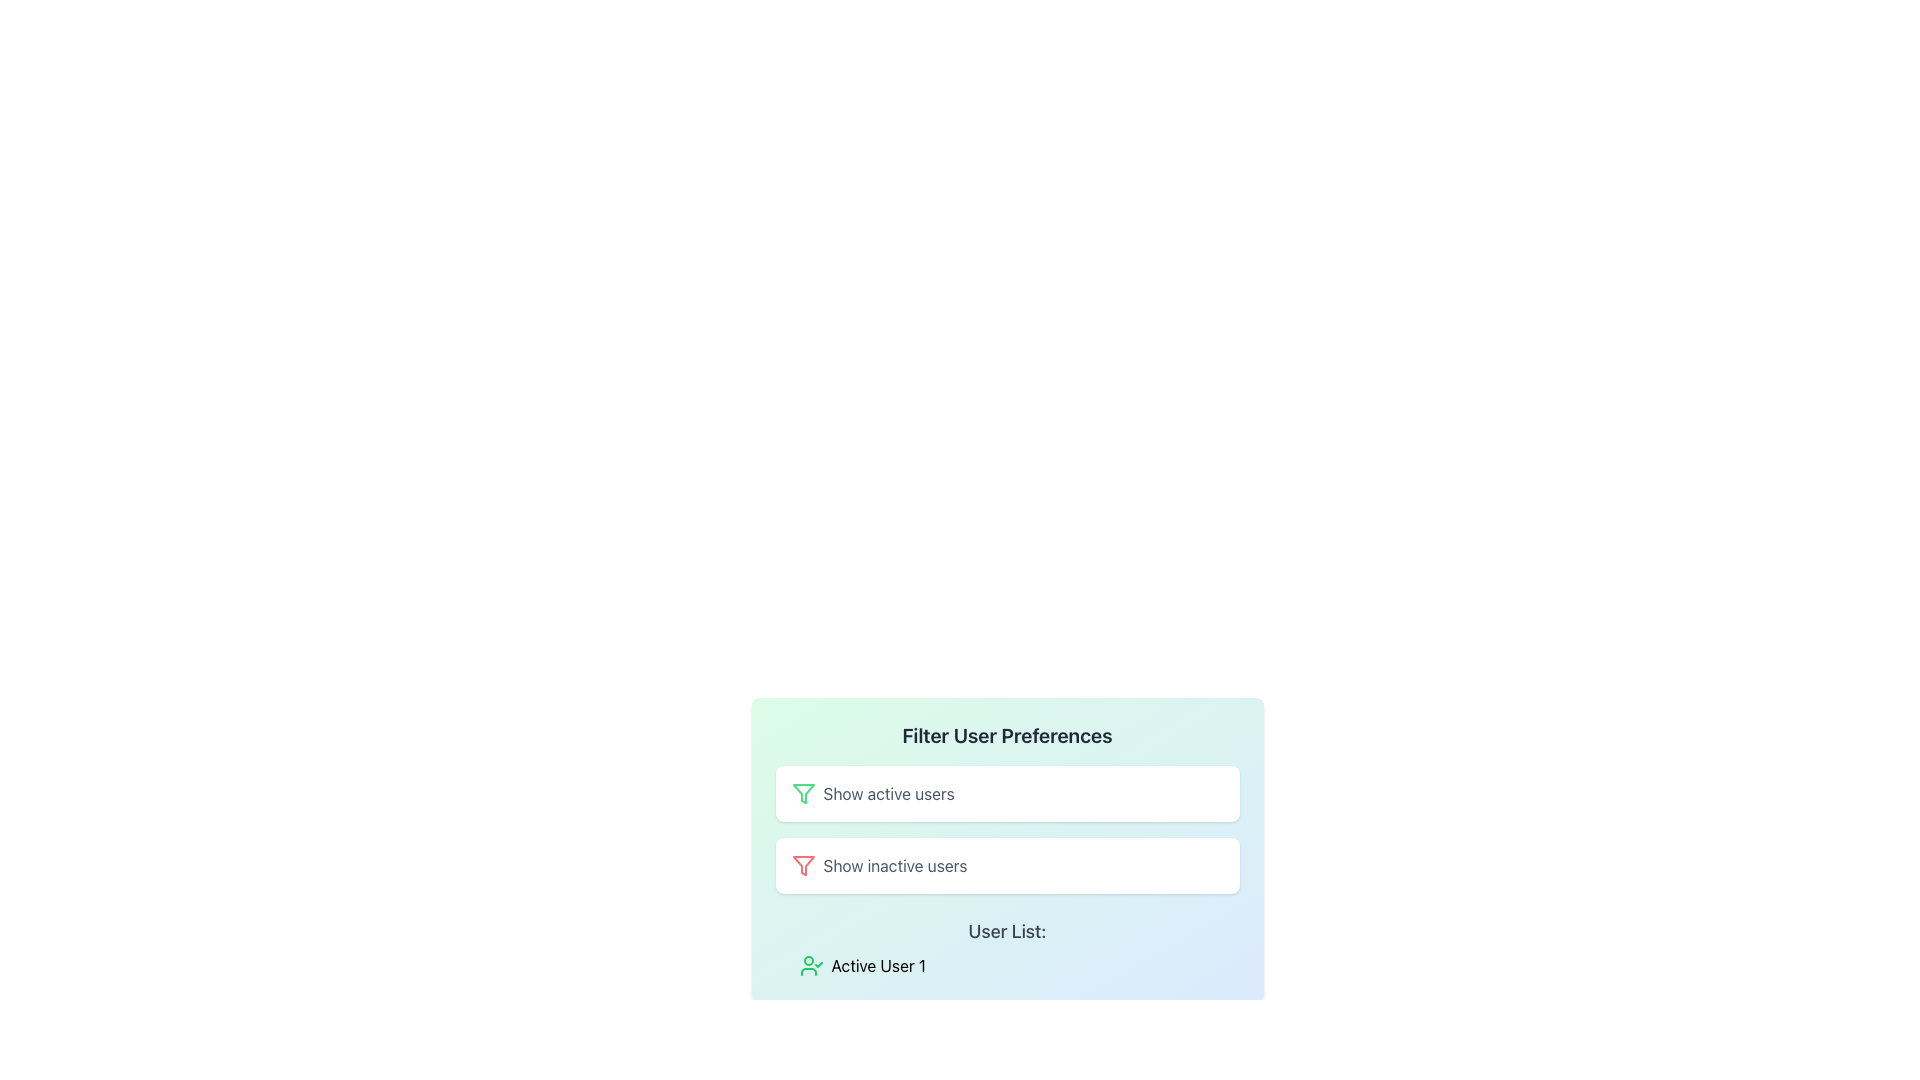 Image resolution: width=1920 pixels, height=1080 pixels. Describe the element at coordinates (1007, 736) in the screenshot. I see `the text label 'Filter User Preferences', which is styled in bold font and centrally aligned at the top of a card-like component` at that location.